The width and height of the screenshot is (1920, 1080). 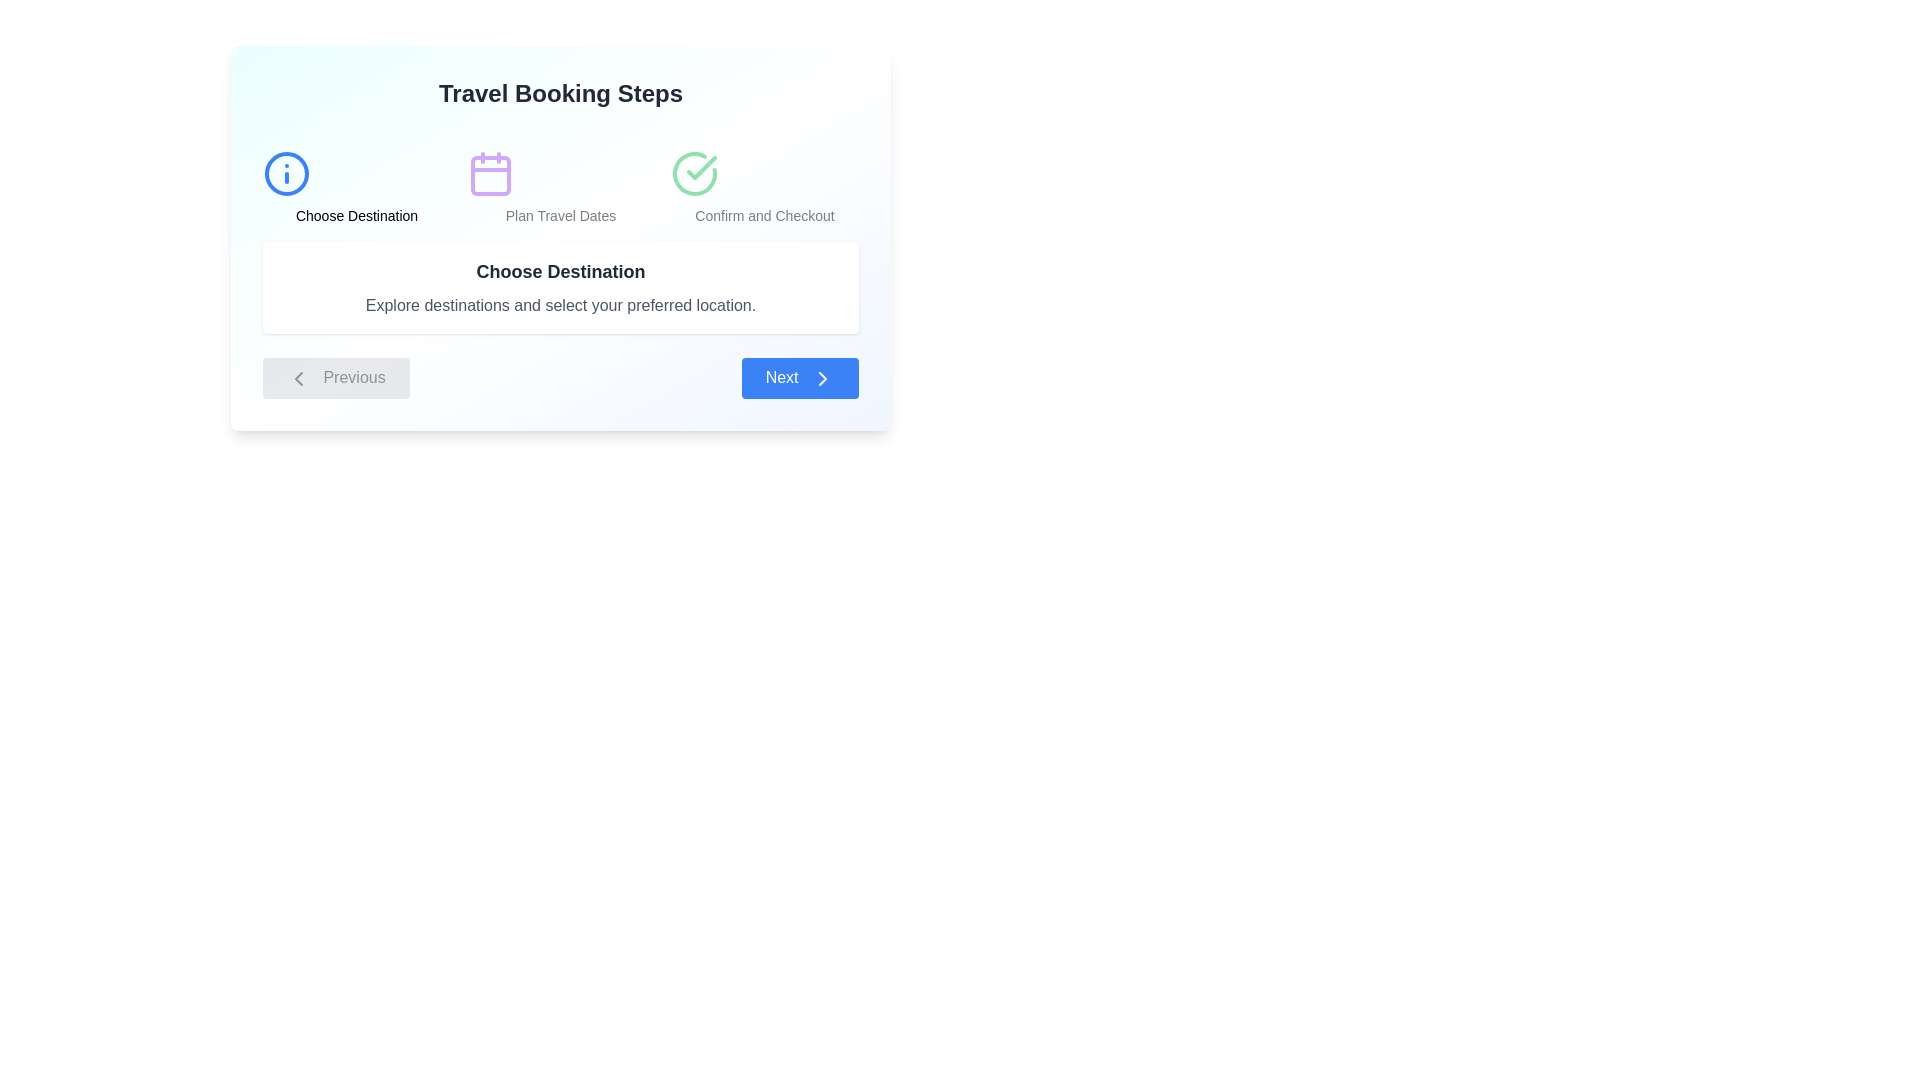 What do you see at coordinates (490, 175) in the screenshot?
I see `the main body of the calendar icon, which is the second icon from the left in a series of step icons at the top of the interface` at bounding box center [490, 175].